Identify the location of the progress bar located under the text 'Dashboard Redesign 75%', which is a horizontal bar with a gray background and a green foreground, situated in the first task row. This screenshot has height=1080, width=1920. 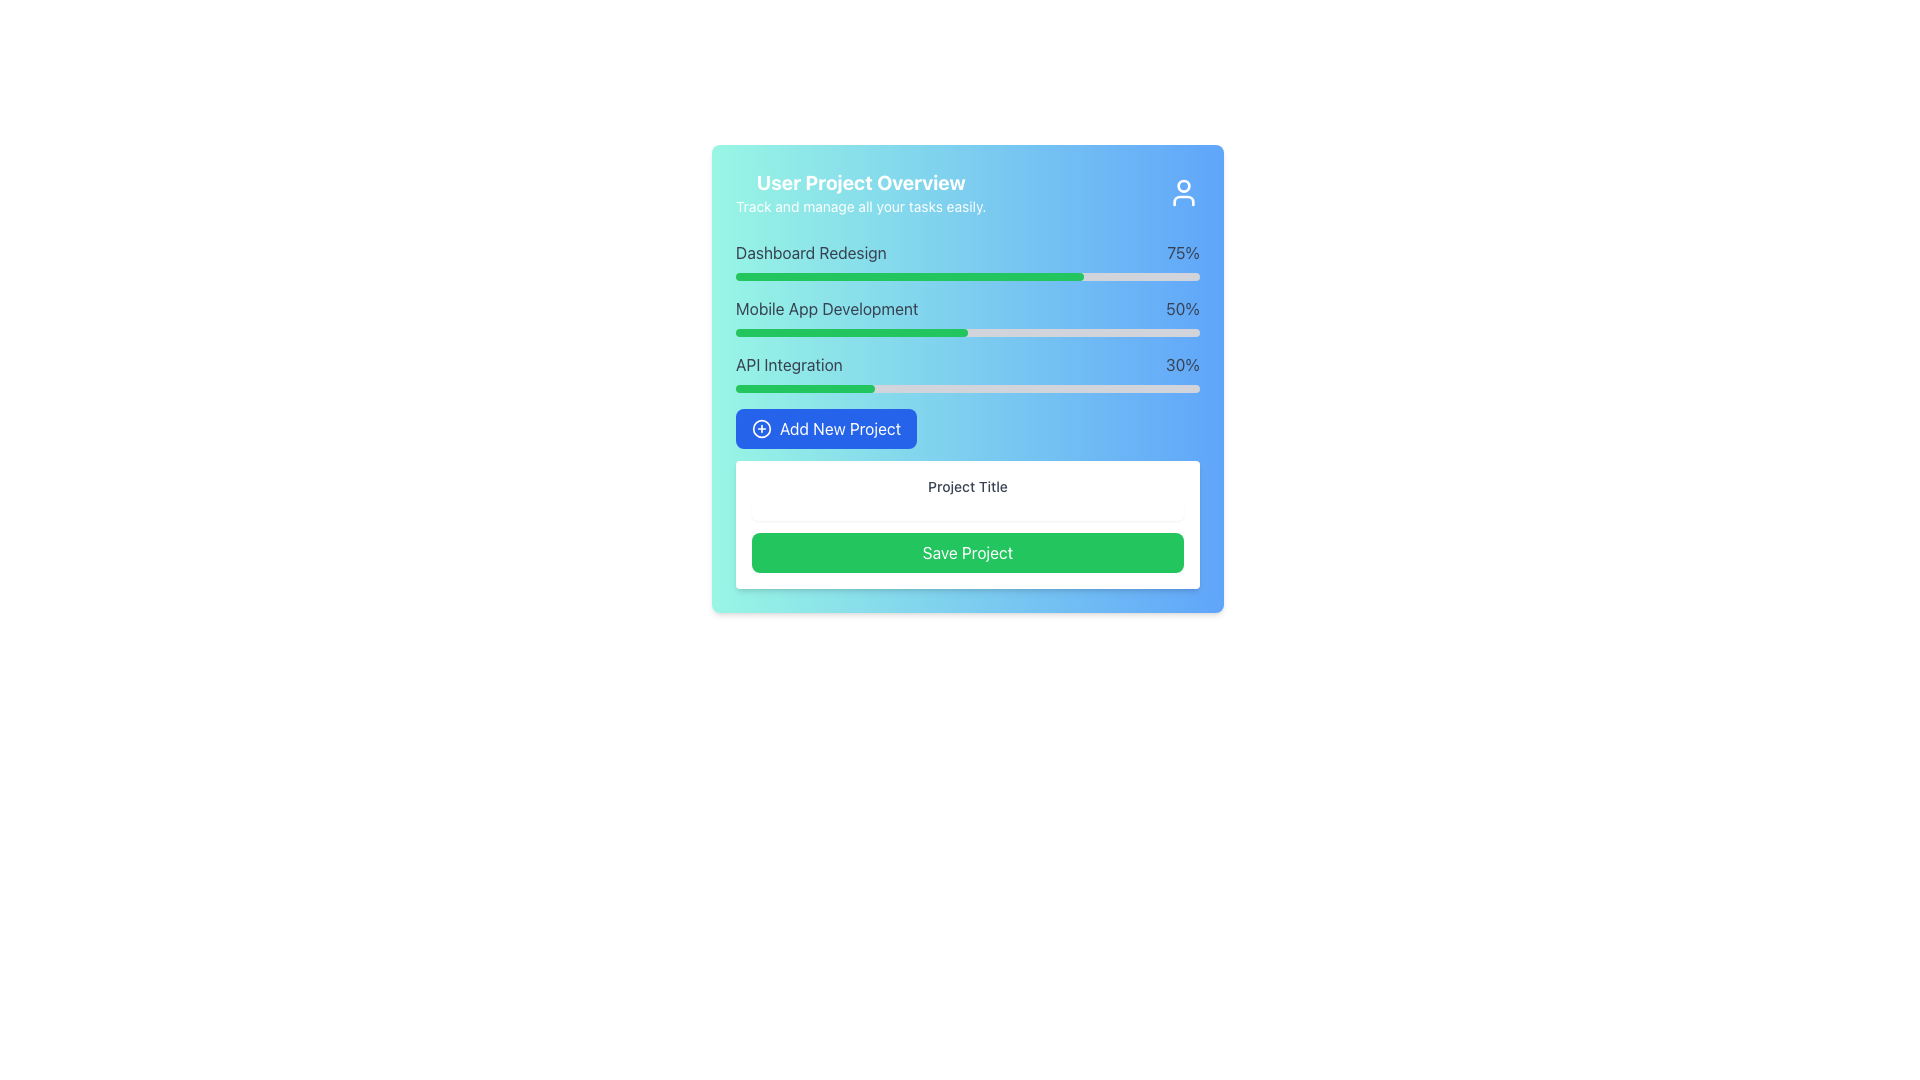
(968, 277).